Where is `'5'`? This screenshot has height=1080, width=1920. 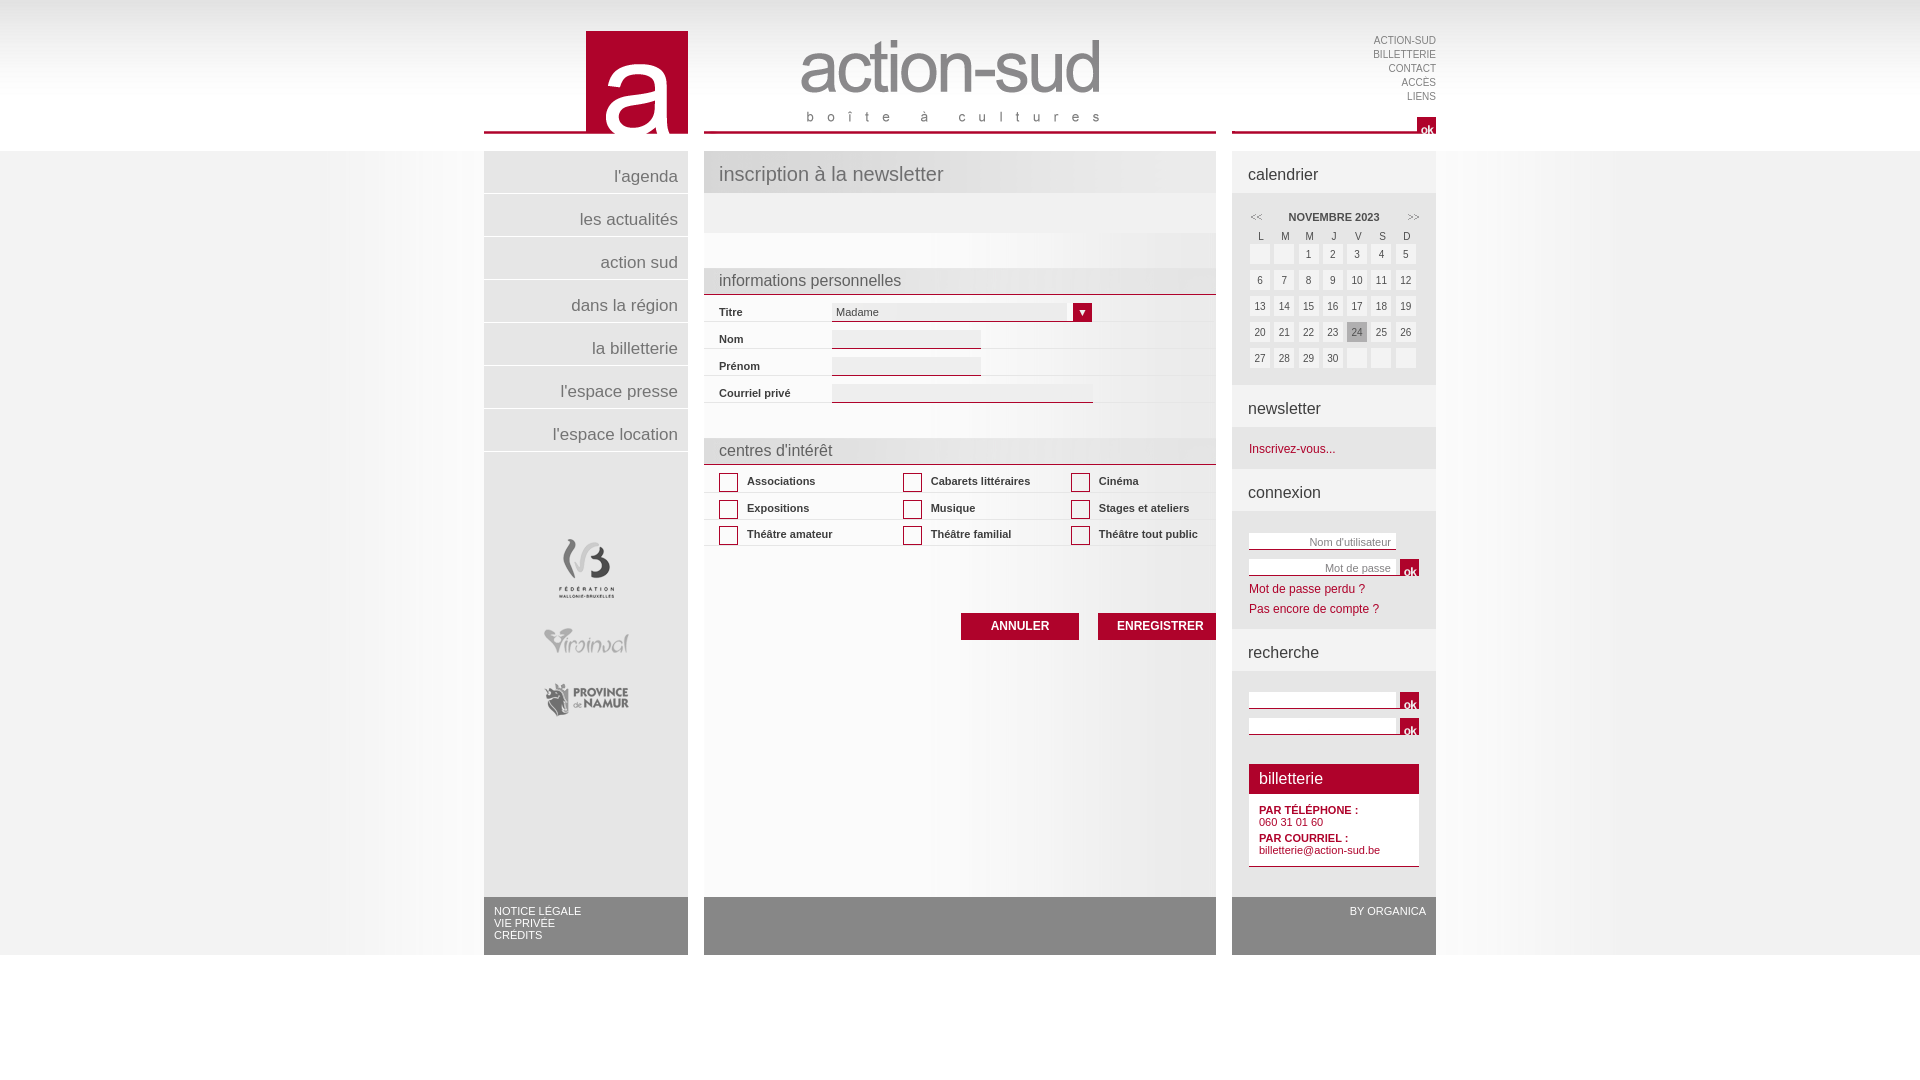
'5' is located at coordinates (1395, 253).